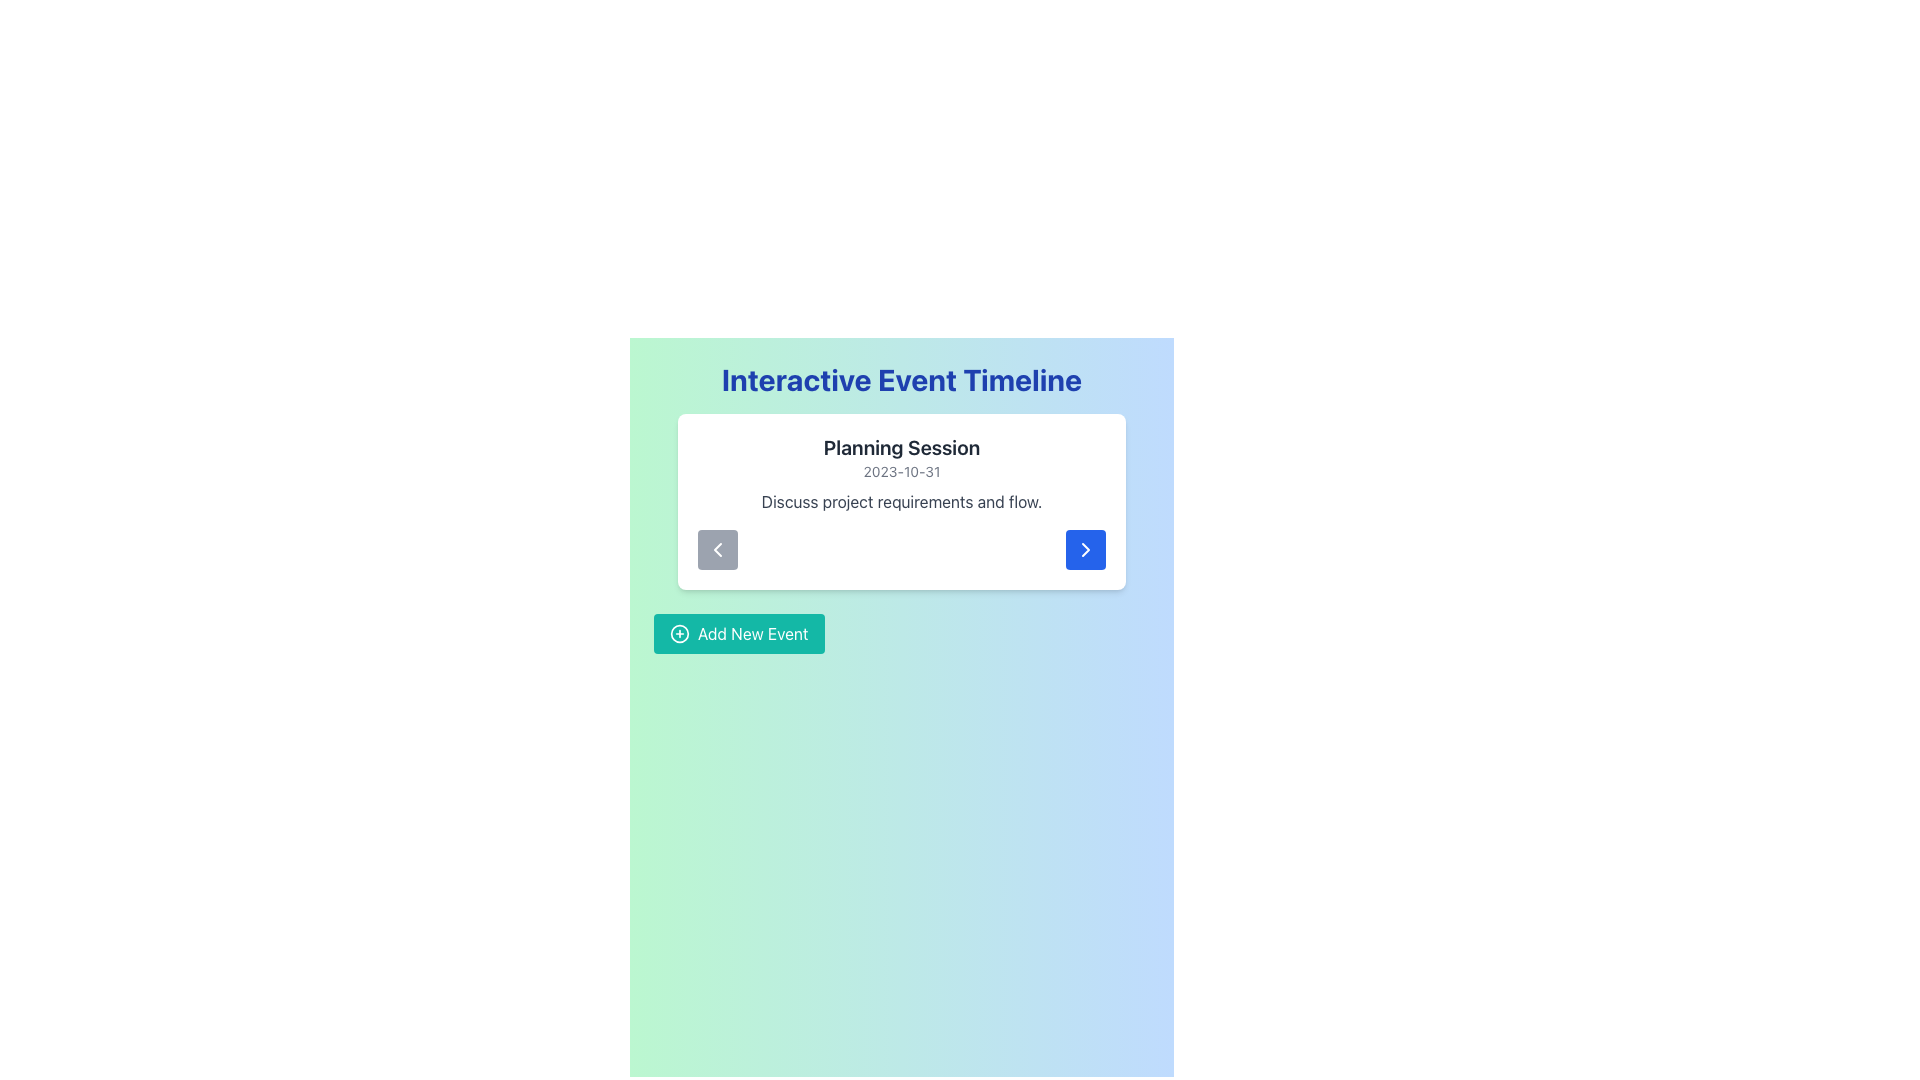 The height and width of the screenshot is (1080, 1920). Describe the element at coordinates (718, 550) in the screenshot. I see `the chevron icon embedded within the interactive button on the event card` at that location.